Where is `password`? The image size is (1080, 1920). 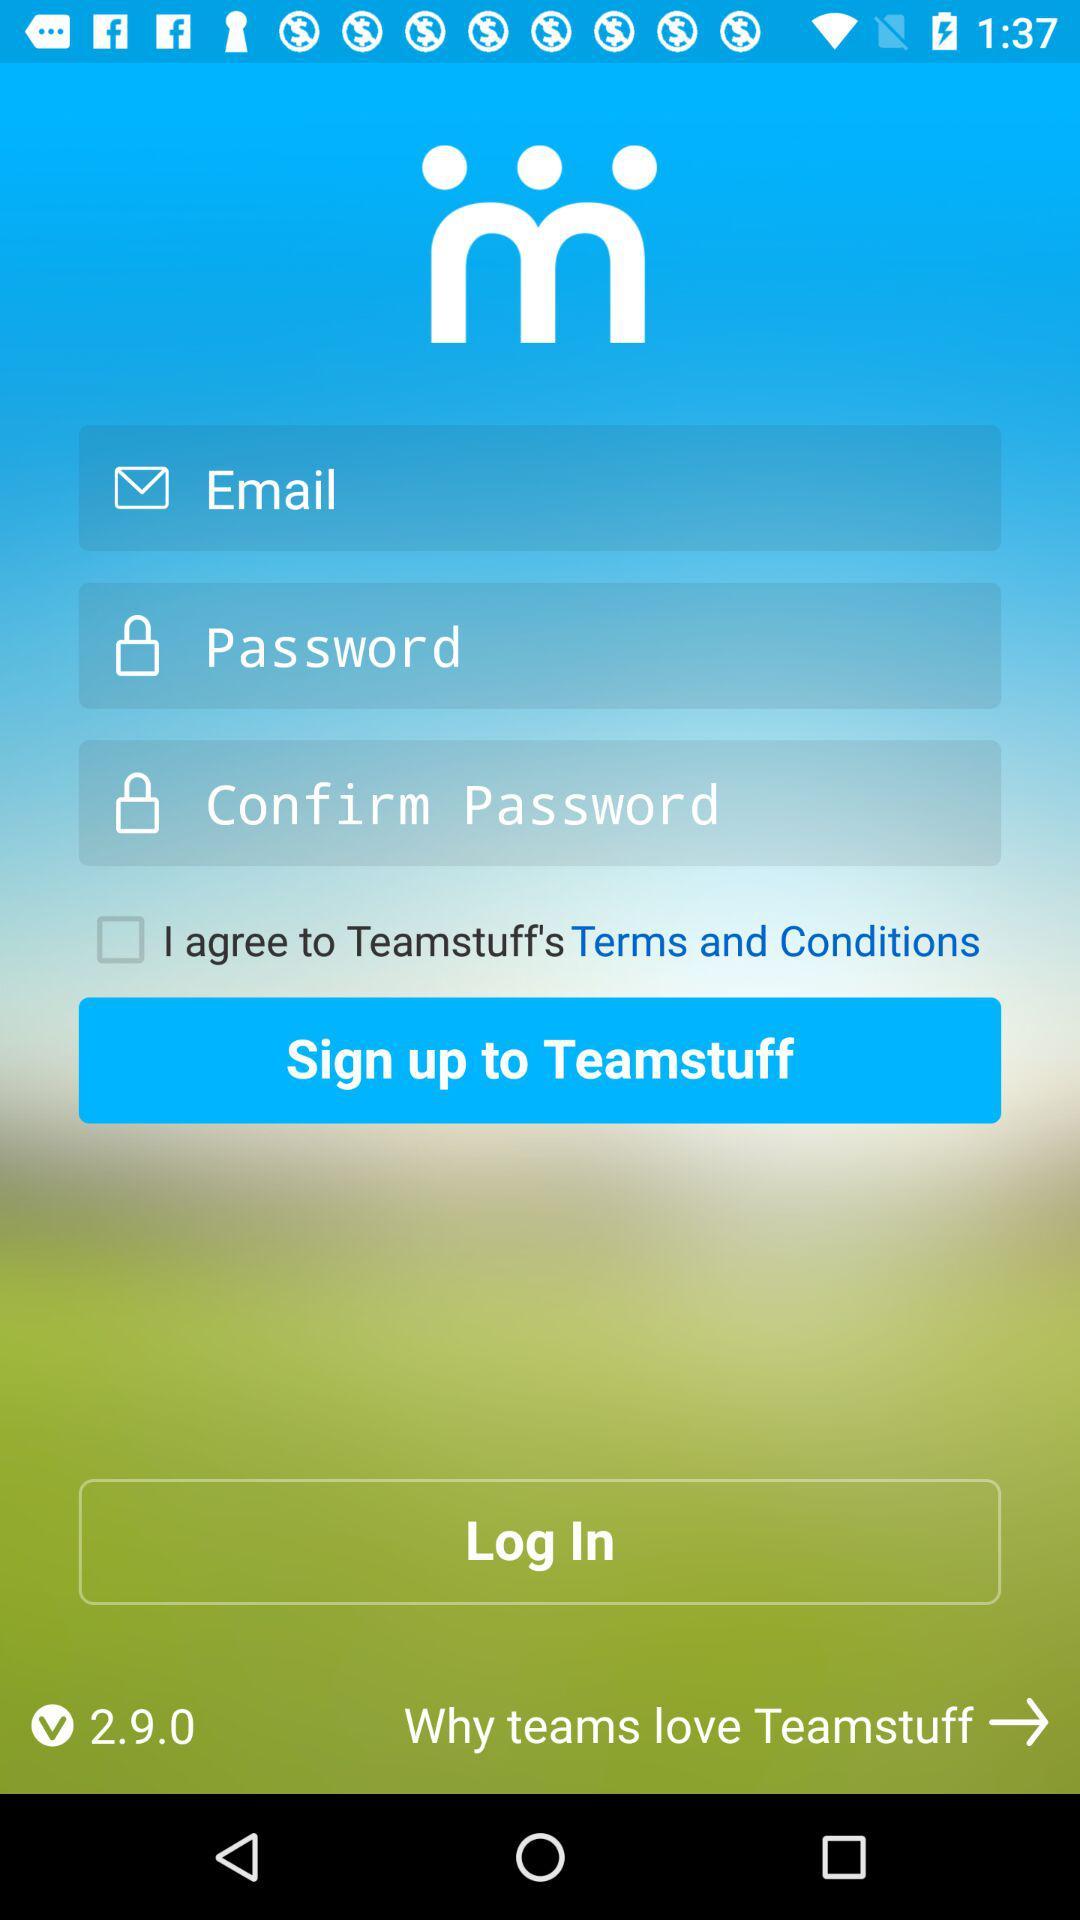 password is located at coordinates (540, 645).